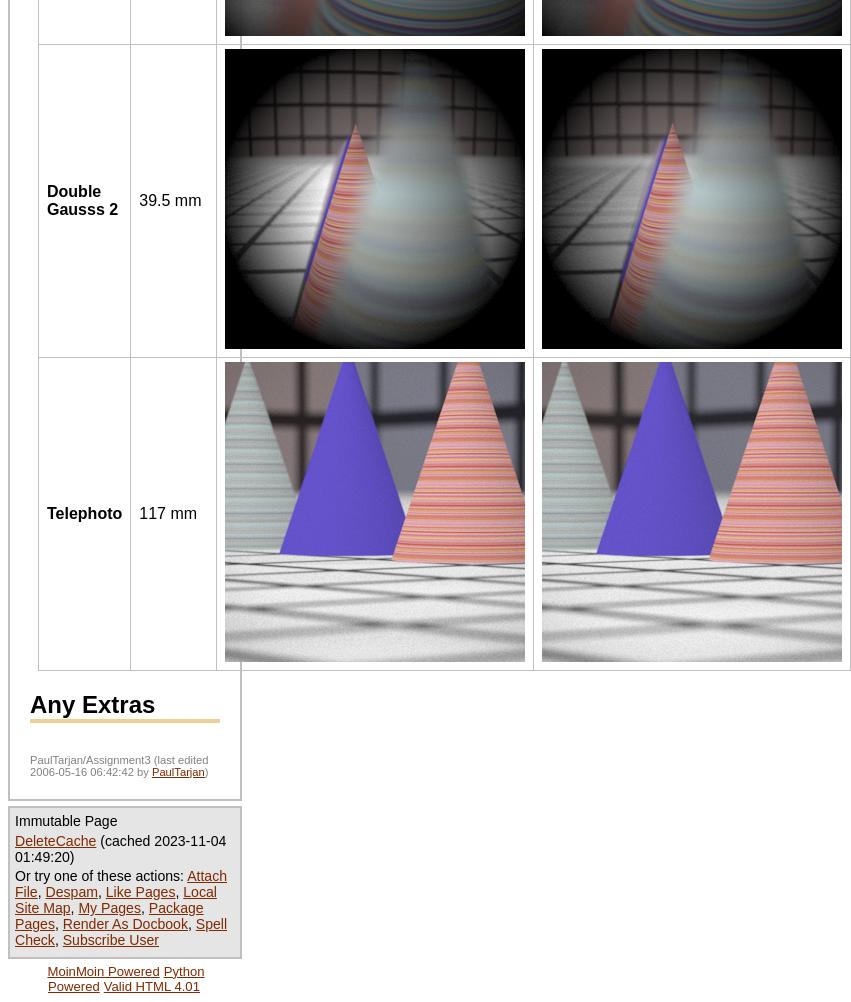 The height and width of the screenshot is (1002, 851). Describe the element at coordinates (124, 923) in the screenshot. I see `'Render As Docbook'` at that location.